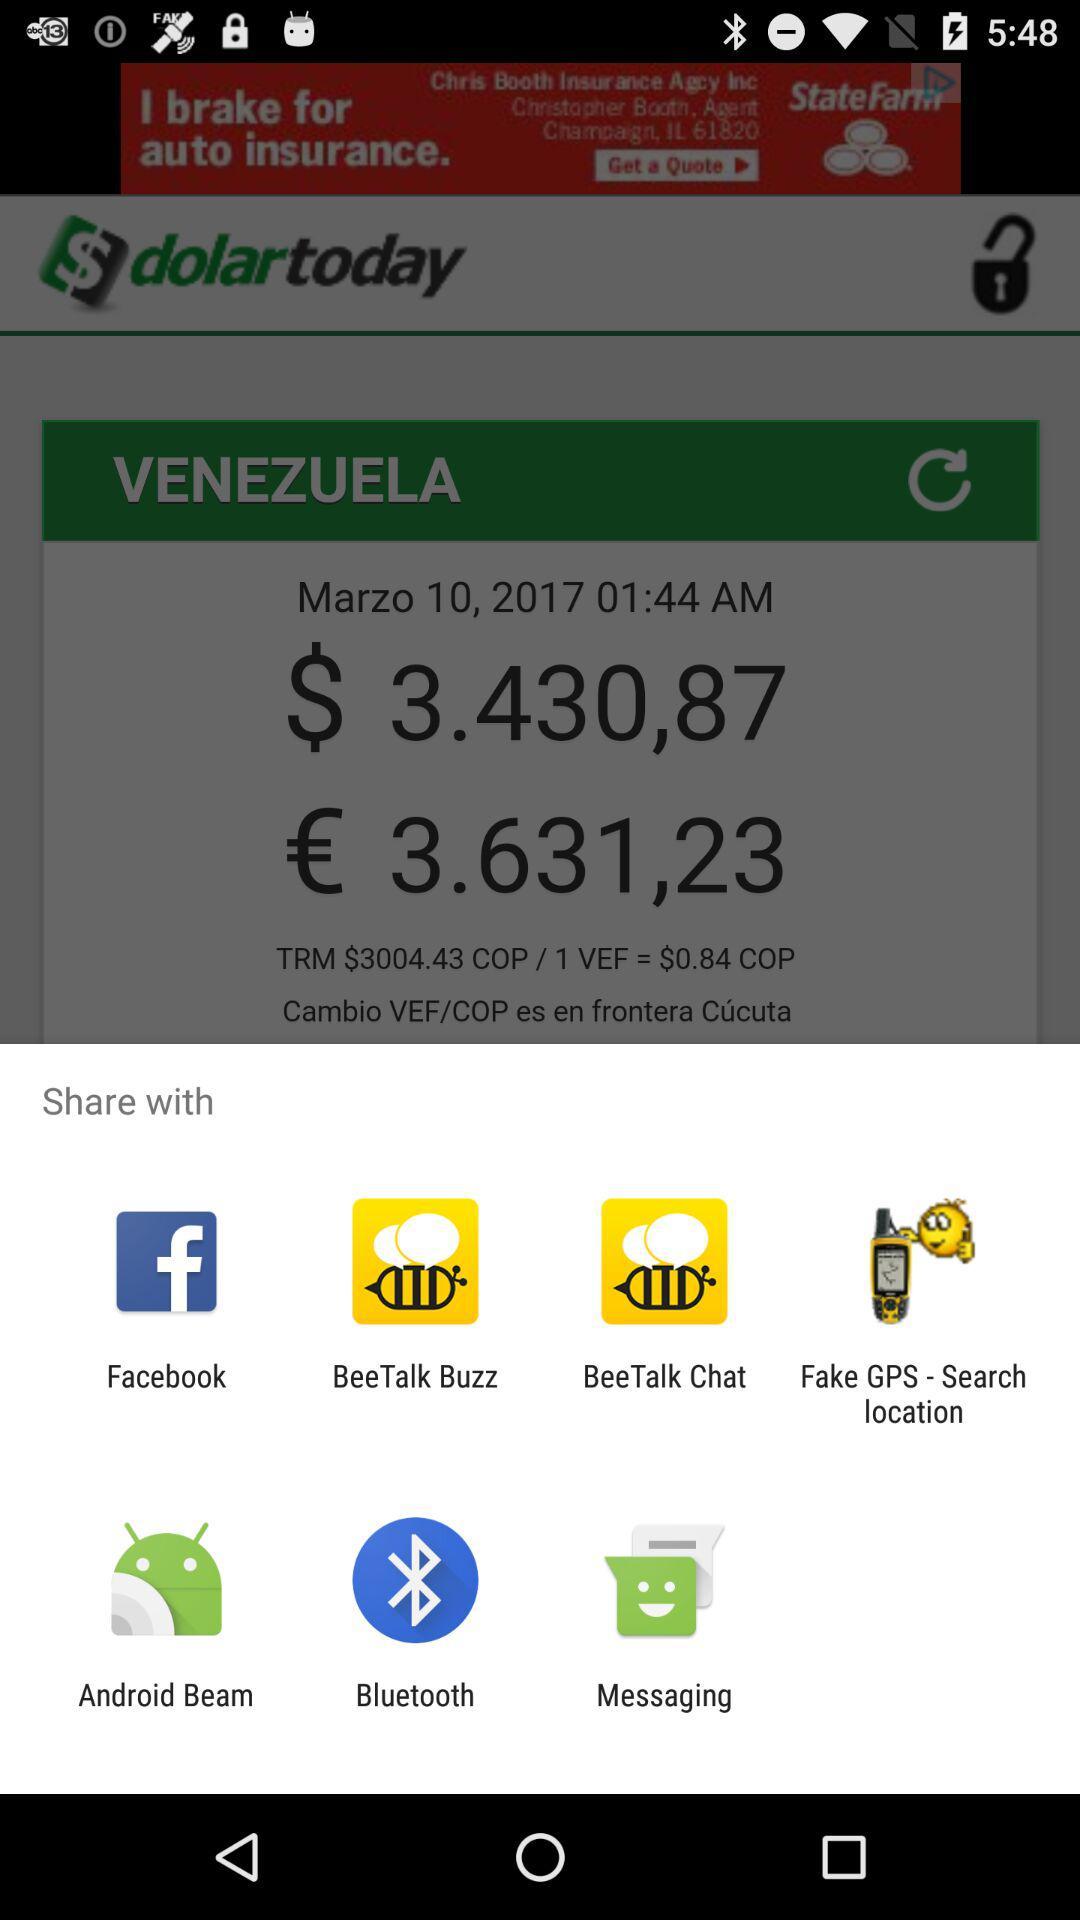  What do you see at coordinates (414, 1711) in the screenshot?
I see `icon next to messaging icon` at bounding box center [414, 1711].